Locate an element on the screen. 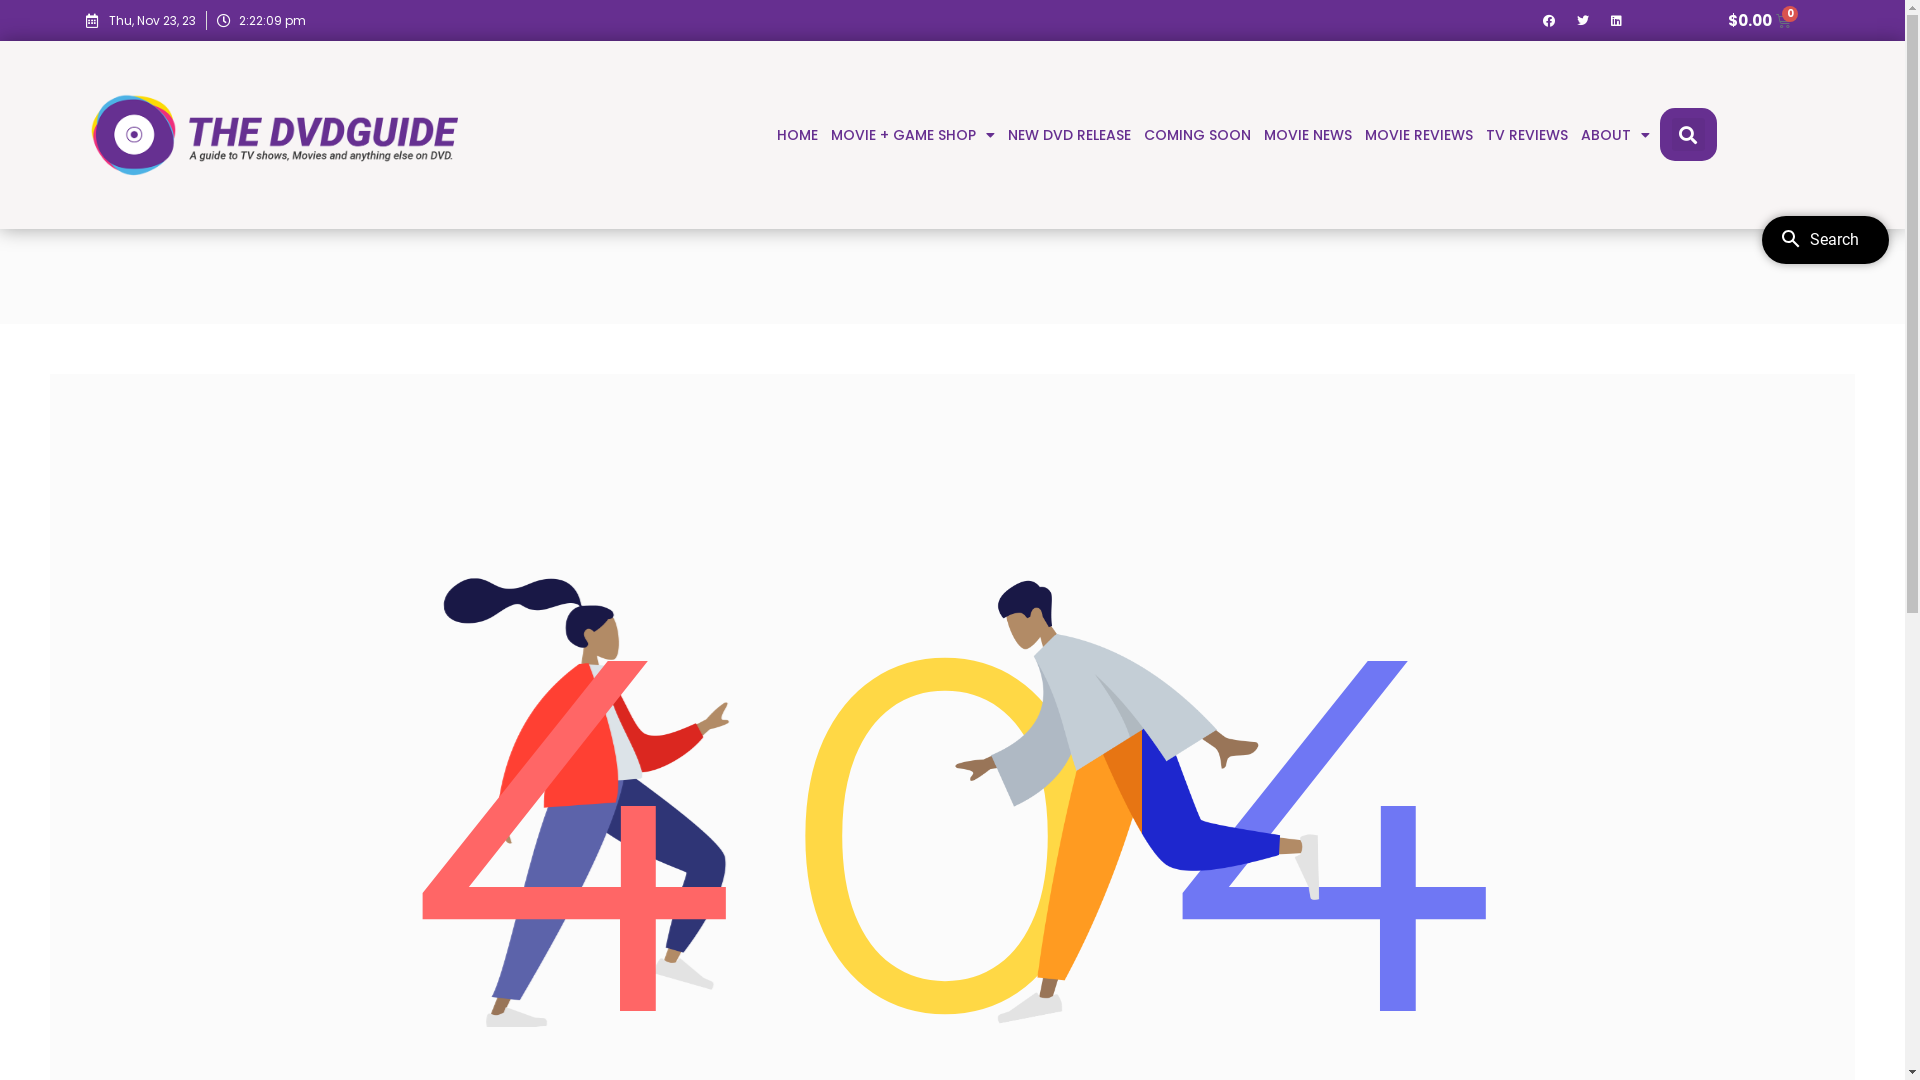 The image size is (1920, 1080). 'MOVIE + GAME SHOP' is located at coordinates (830, 135).